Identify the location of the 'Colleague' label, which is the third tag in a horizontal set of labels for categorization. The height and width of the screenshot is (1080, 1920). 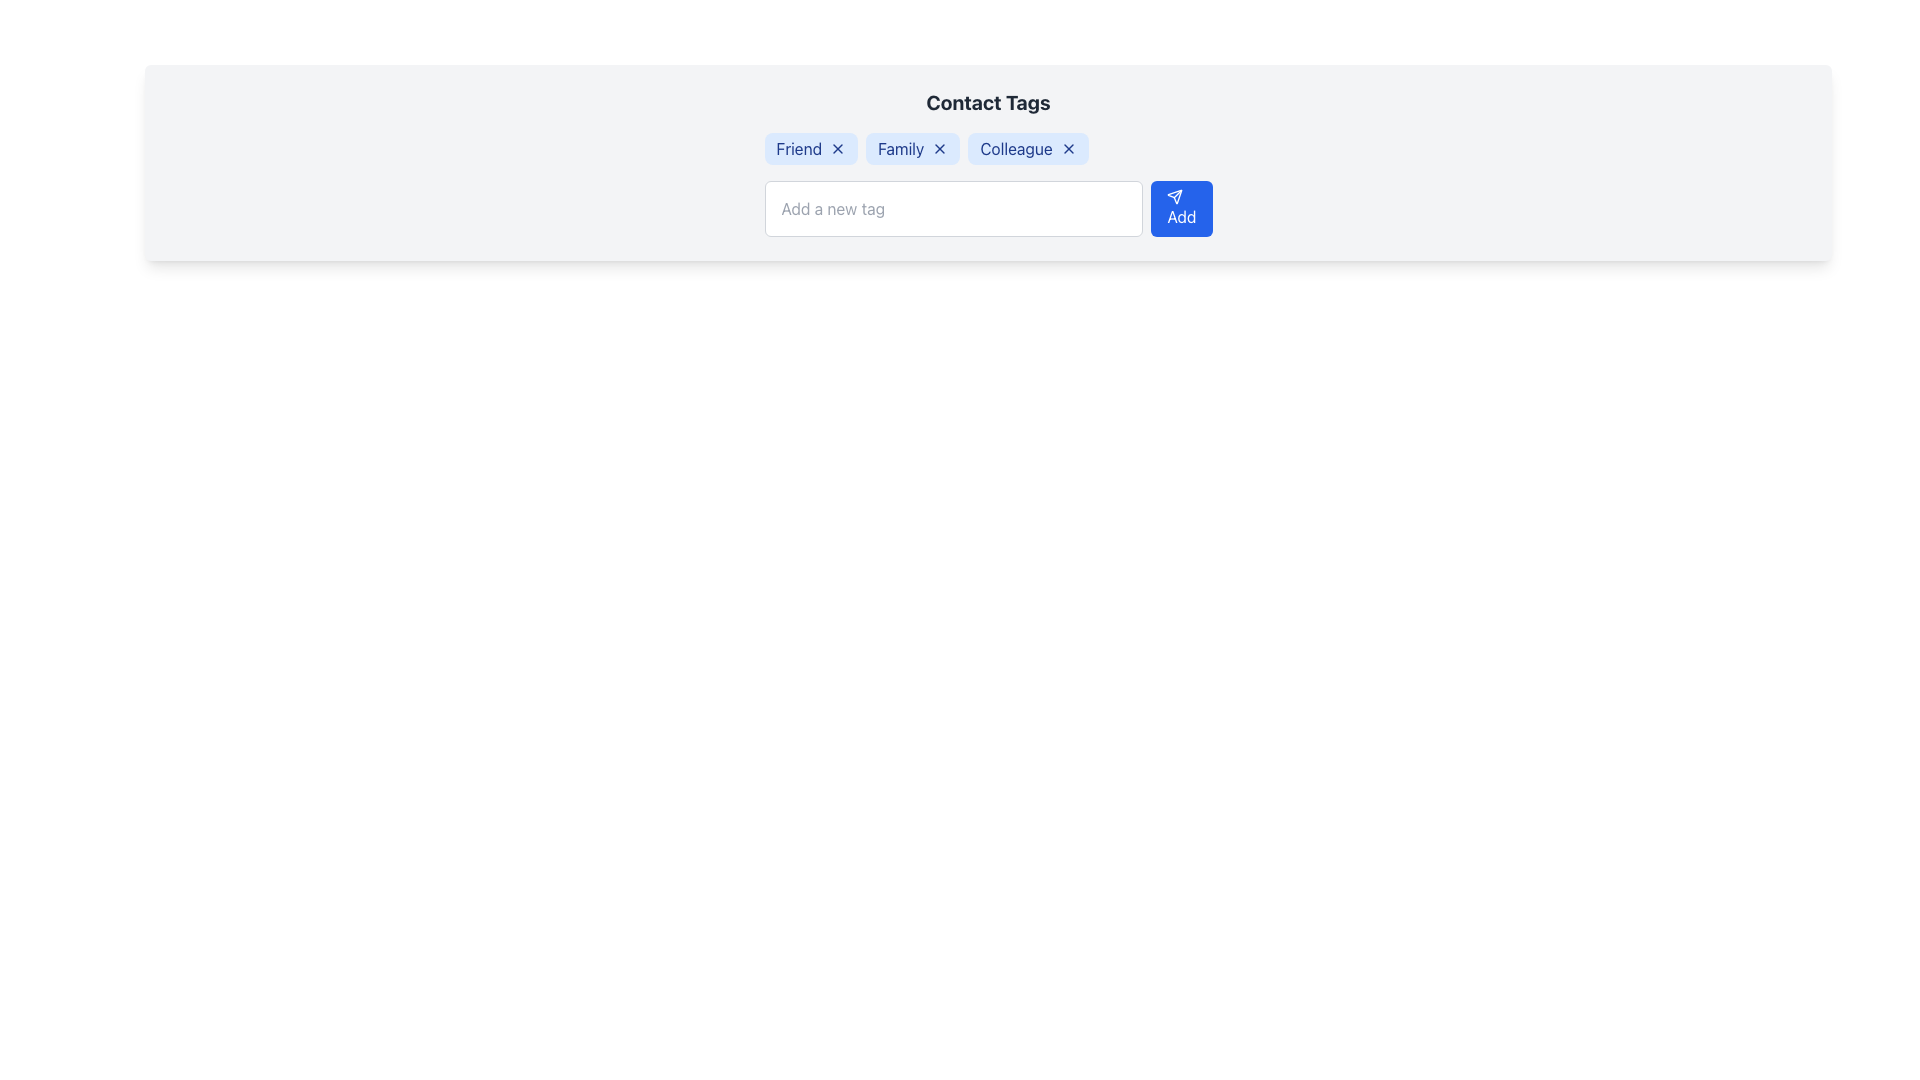
(1028, 148).